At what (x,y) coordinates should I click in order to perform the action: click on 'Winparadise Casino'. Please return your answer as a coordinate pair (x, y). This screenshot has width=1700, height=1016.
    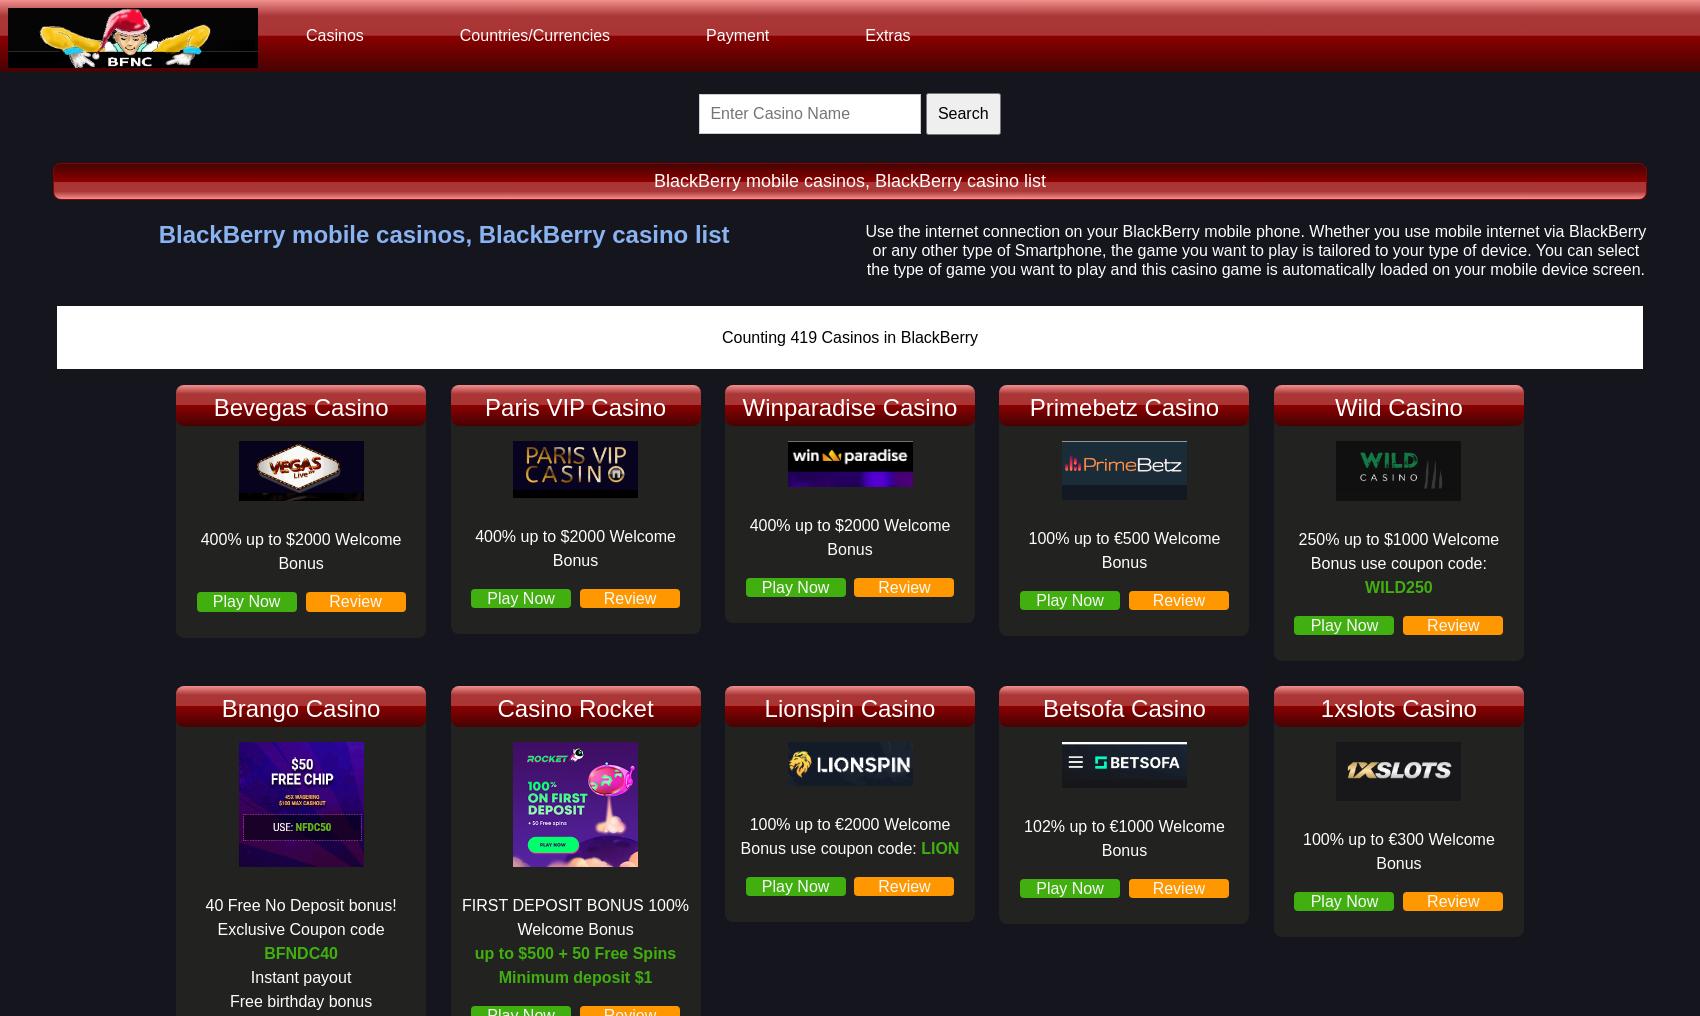
    Looking at the image, I should click on (848, 405).